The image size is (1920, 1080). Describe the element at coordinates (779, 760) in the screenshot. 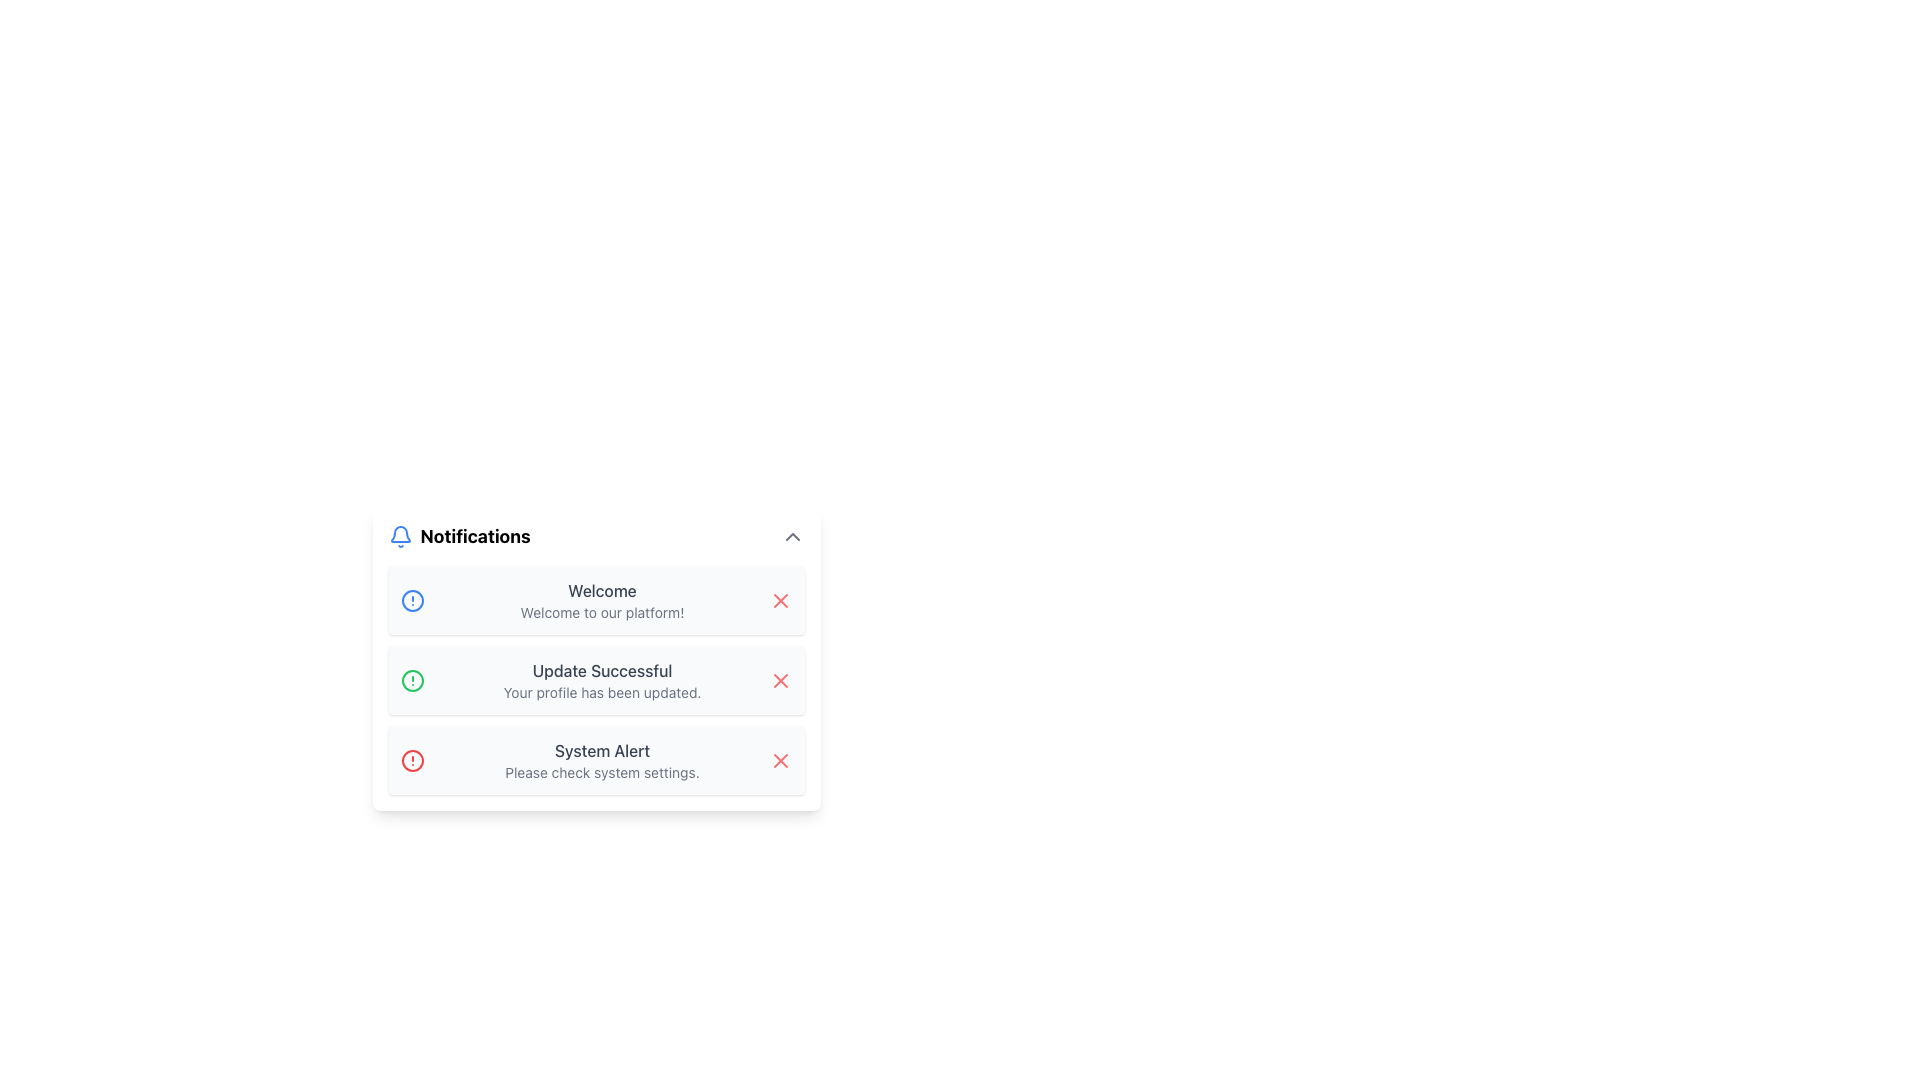

I see `the second diagonal line of the 'X' close icon in the notification component to emphasize its interactivity` at that location.